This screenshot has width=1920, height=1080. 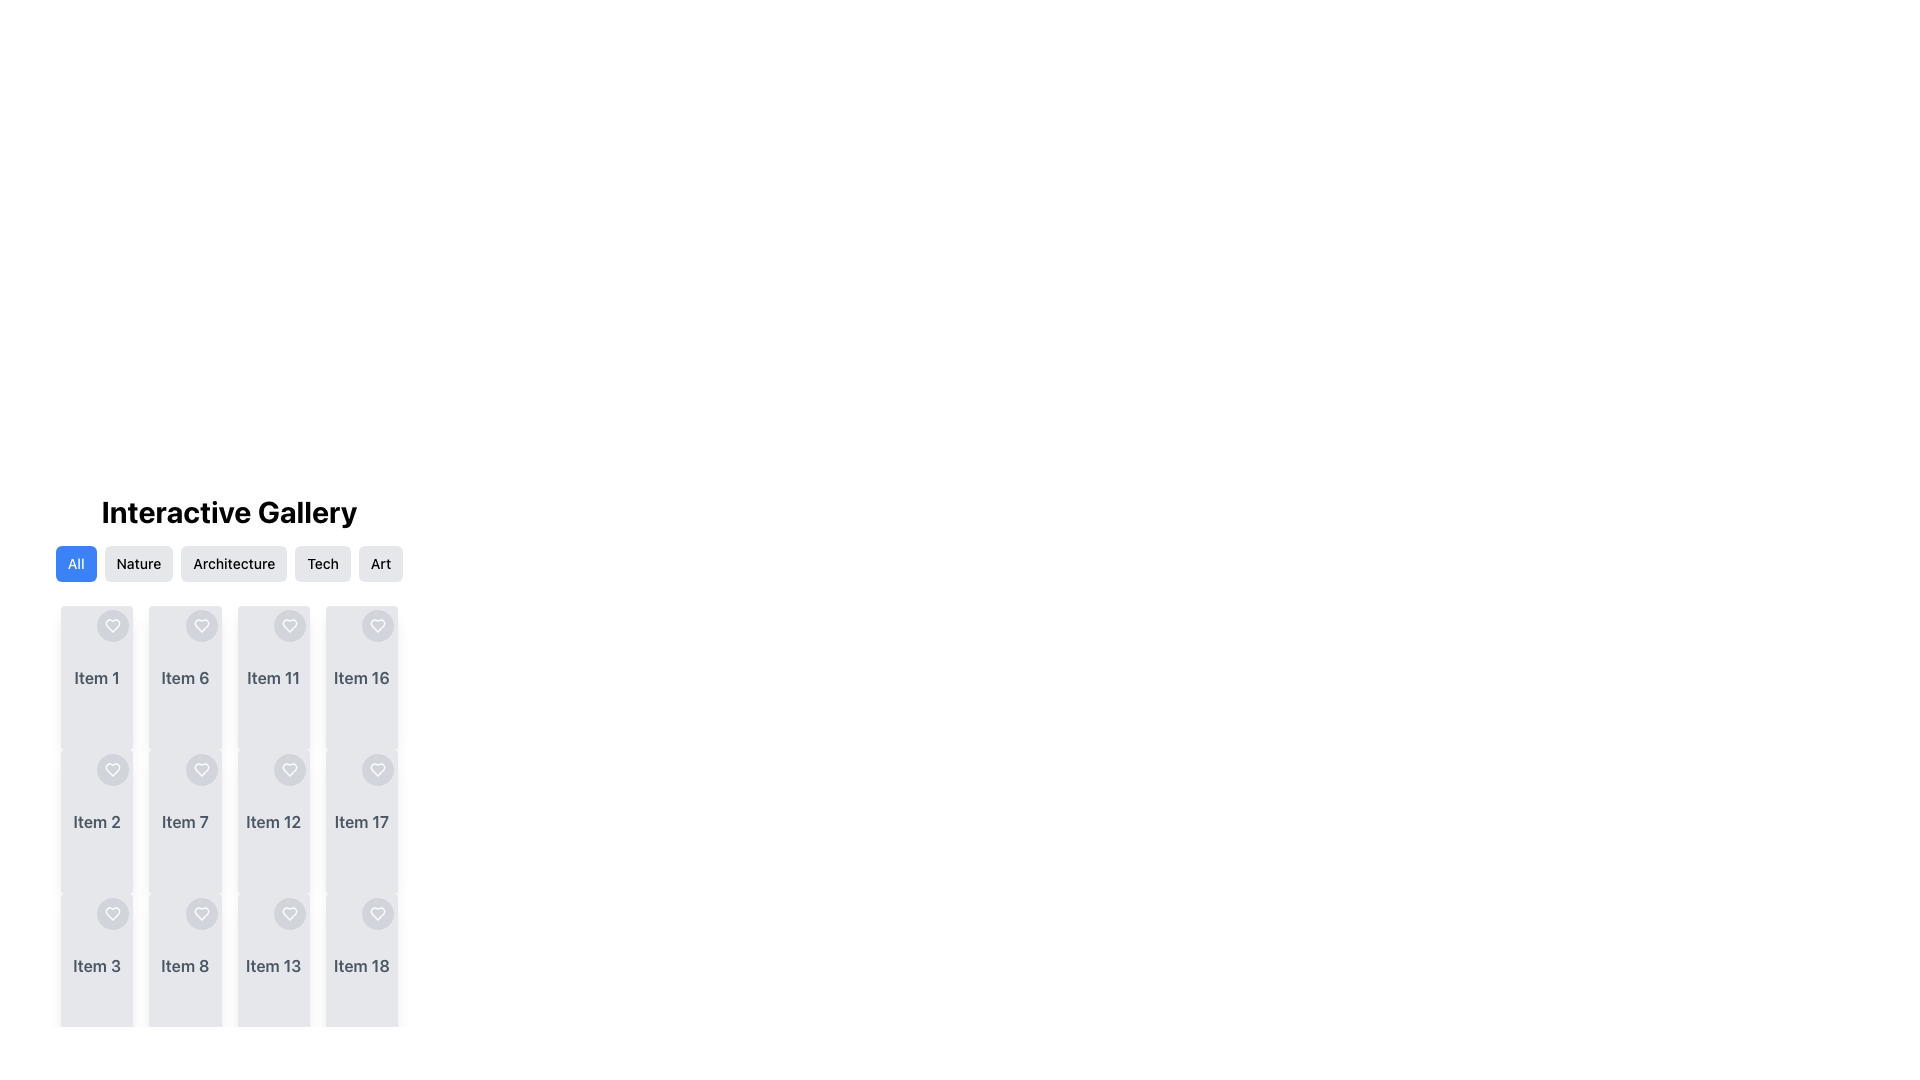 What do you see at coordinates (65, 821) in the screenshot?
I see `the 'View Details' button by clicking on the zoom-in SVG icon located to the left of the button's text` at bounding box center [65, 821].